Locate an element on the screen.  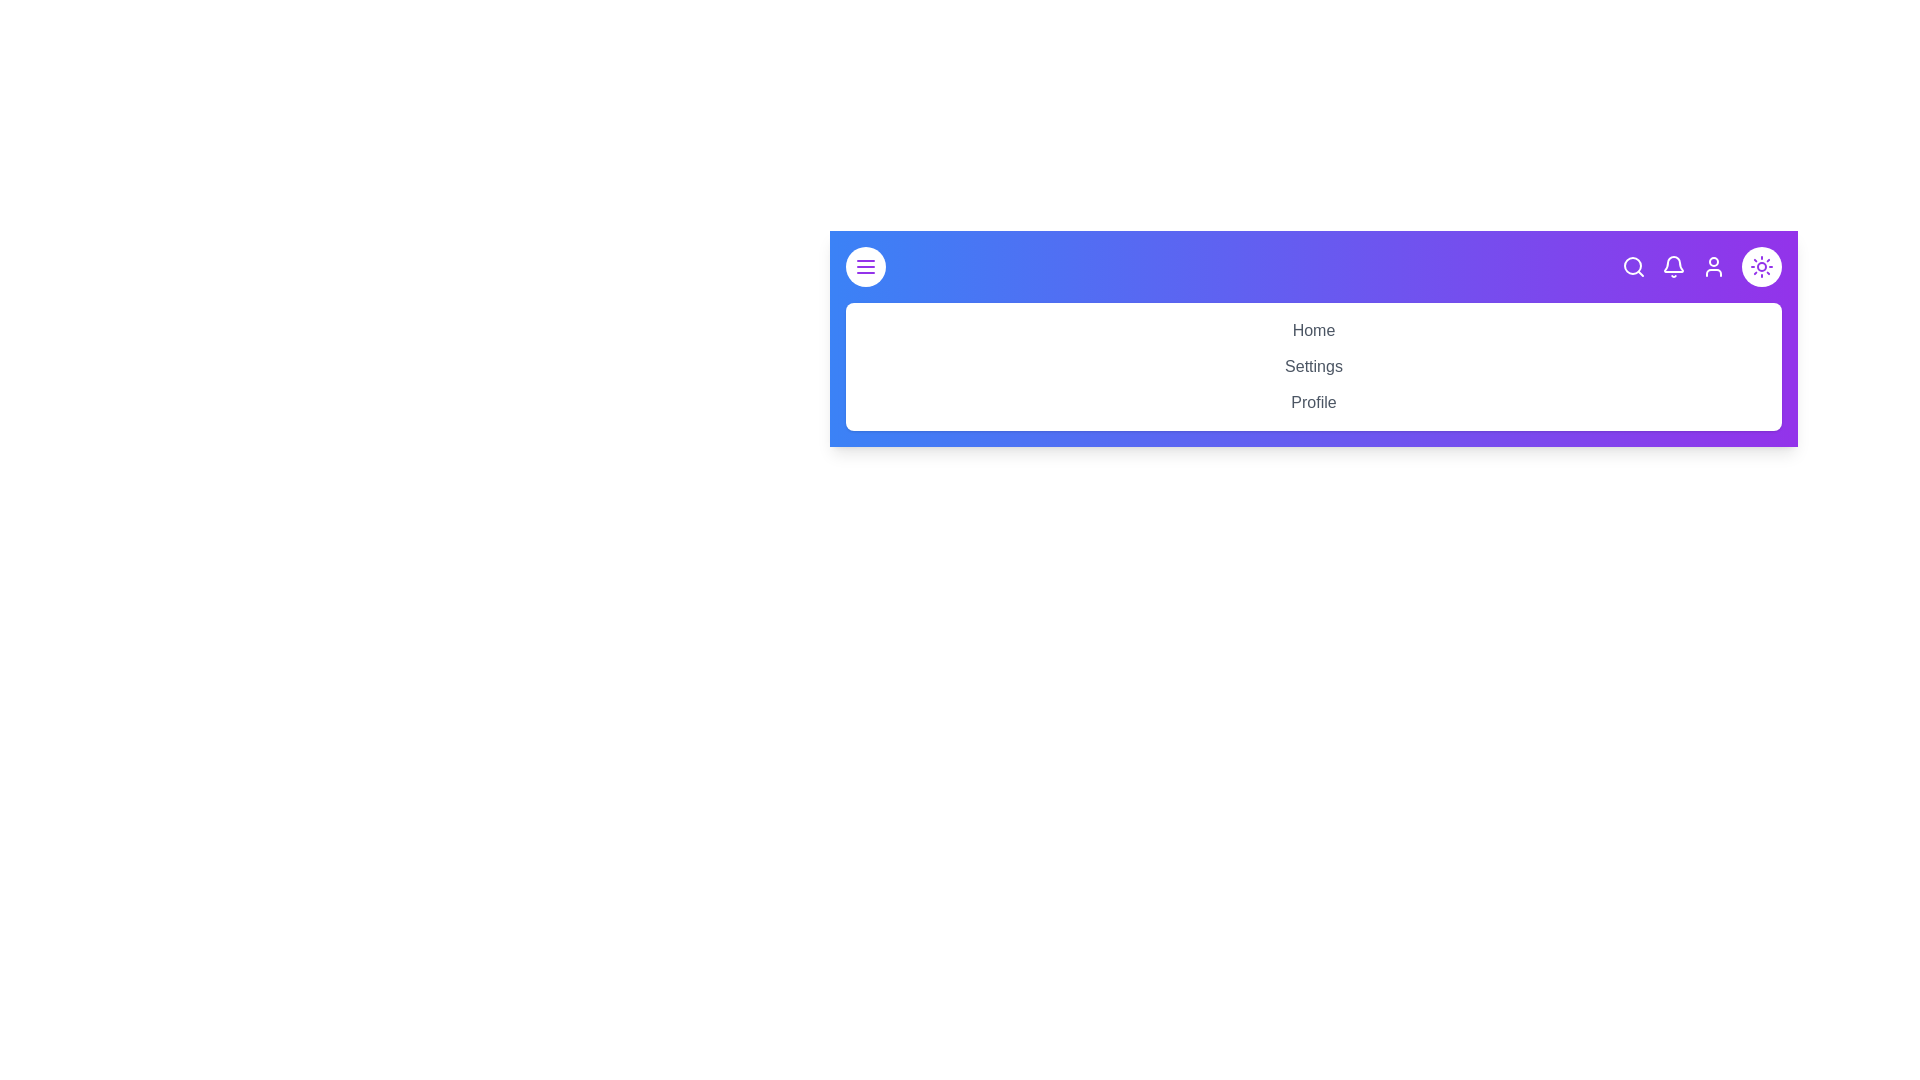
the notification button to view notifications is located at coordinates (1674, 265).